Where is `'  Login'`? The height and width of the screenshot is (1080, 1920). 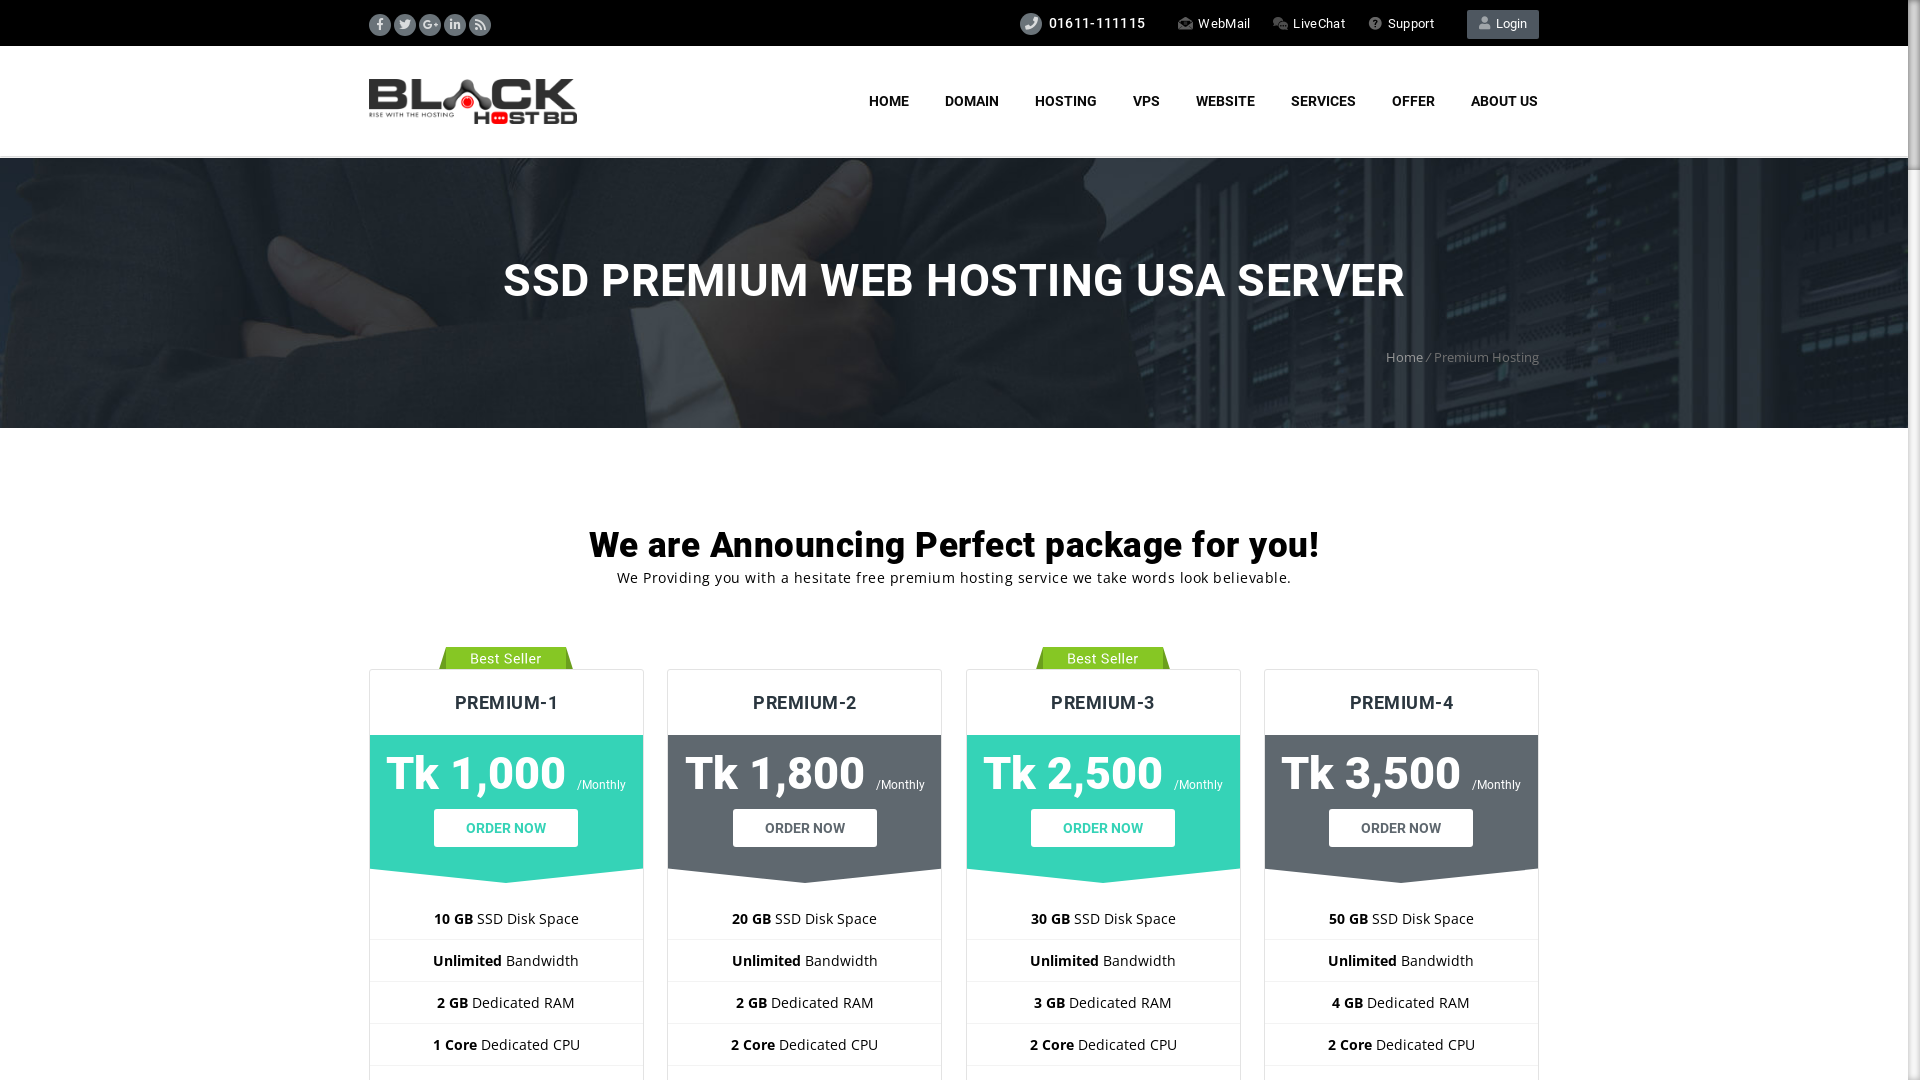 '  Login' is located at coordinates (1467, 24).